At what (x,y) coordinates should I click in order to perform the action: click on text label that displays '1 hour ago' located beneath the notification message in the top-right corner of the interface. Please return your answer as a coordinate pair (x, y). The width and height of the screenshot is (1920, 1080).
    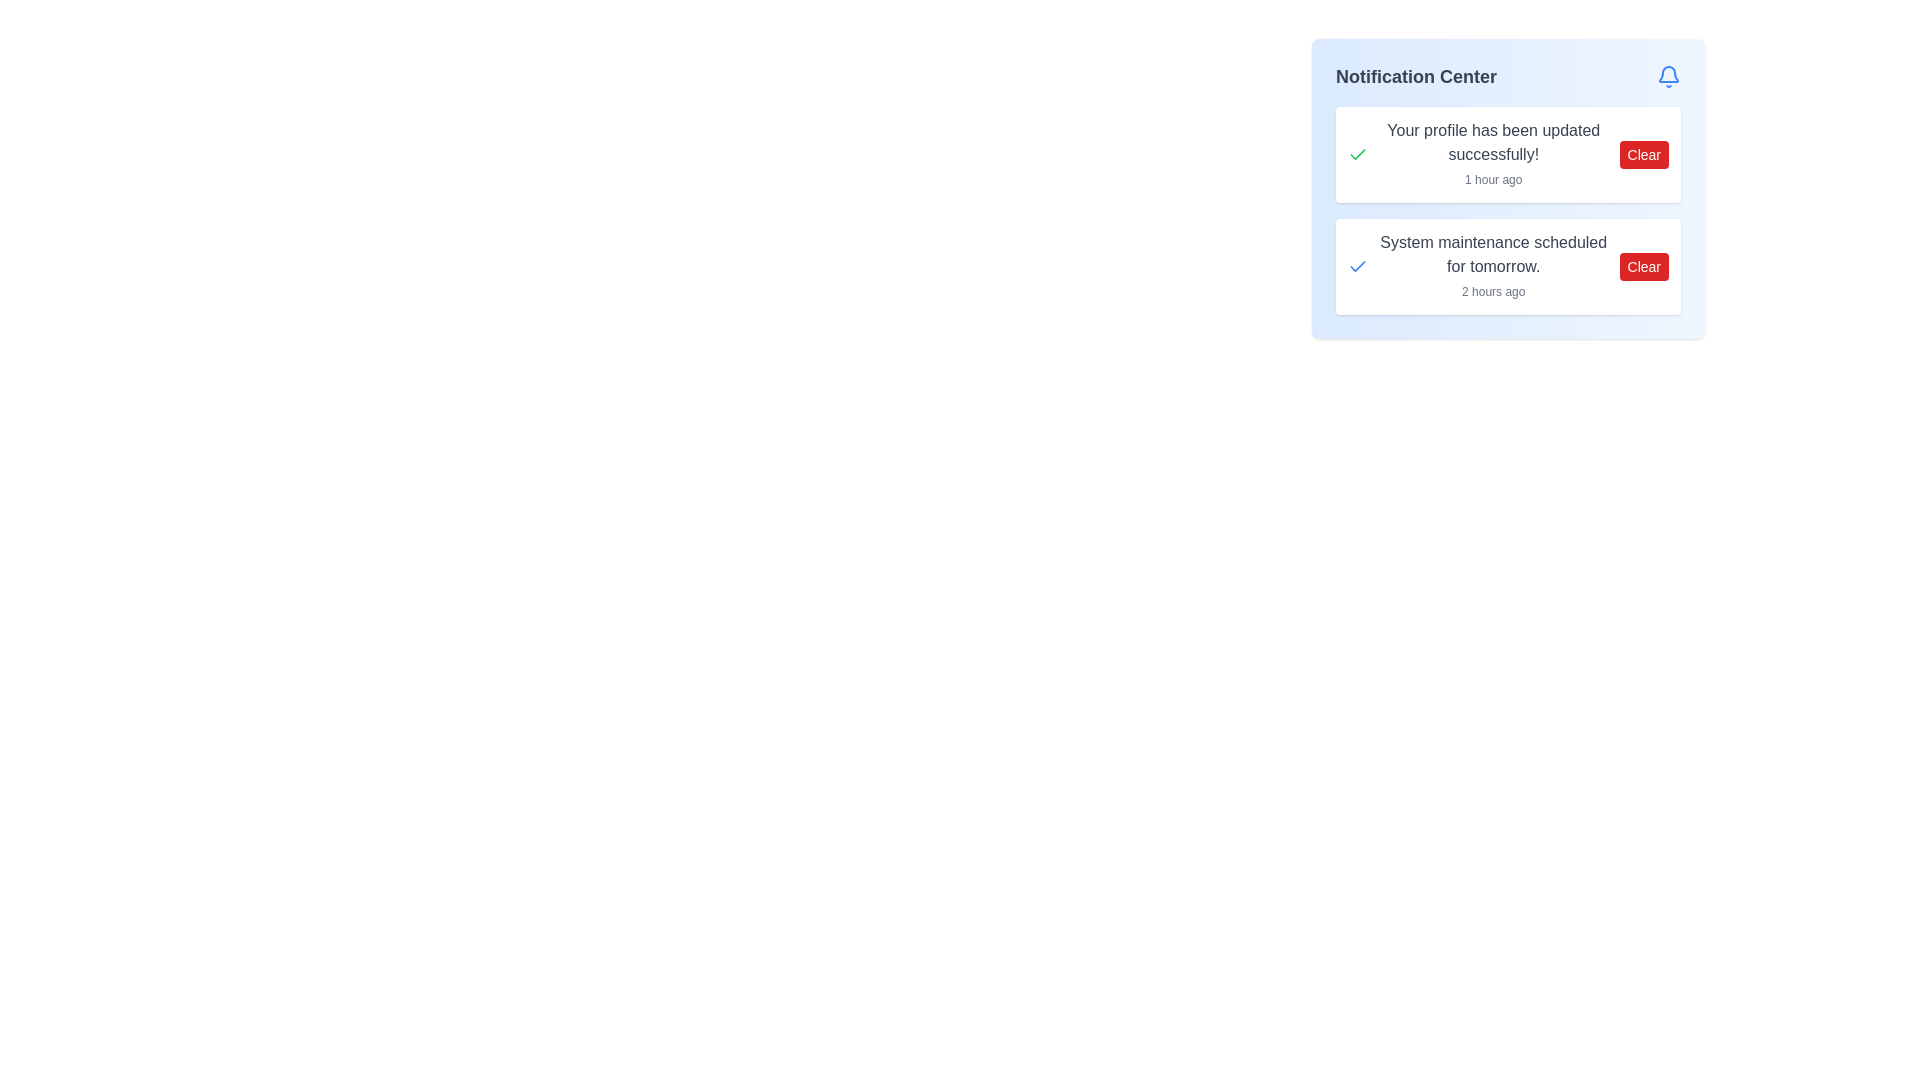
    Looking at the image, I should click on (1493, 180).